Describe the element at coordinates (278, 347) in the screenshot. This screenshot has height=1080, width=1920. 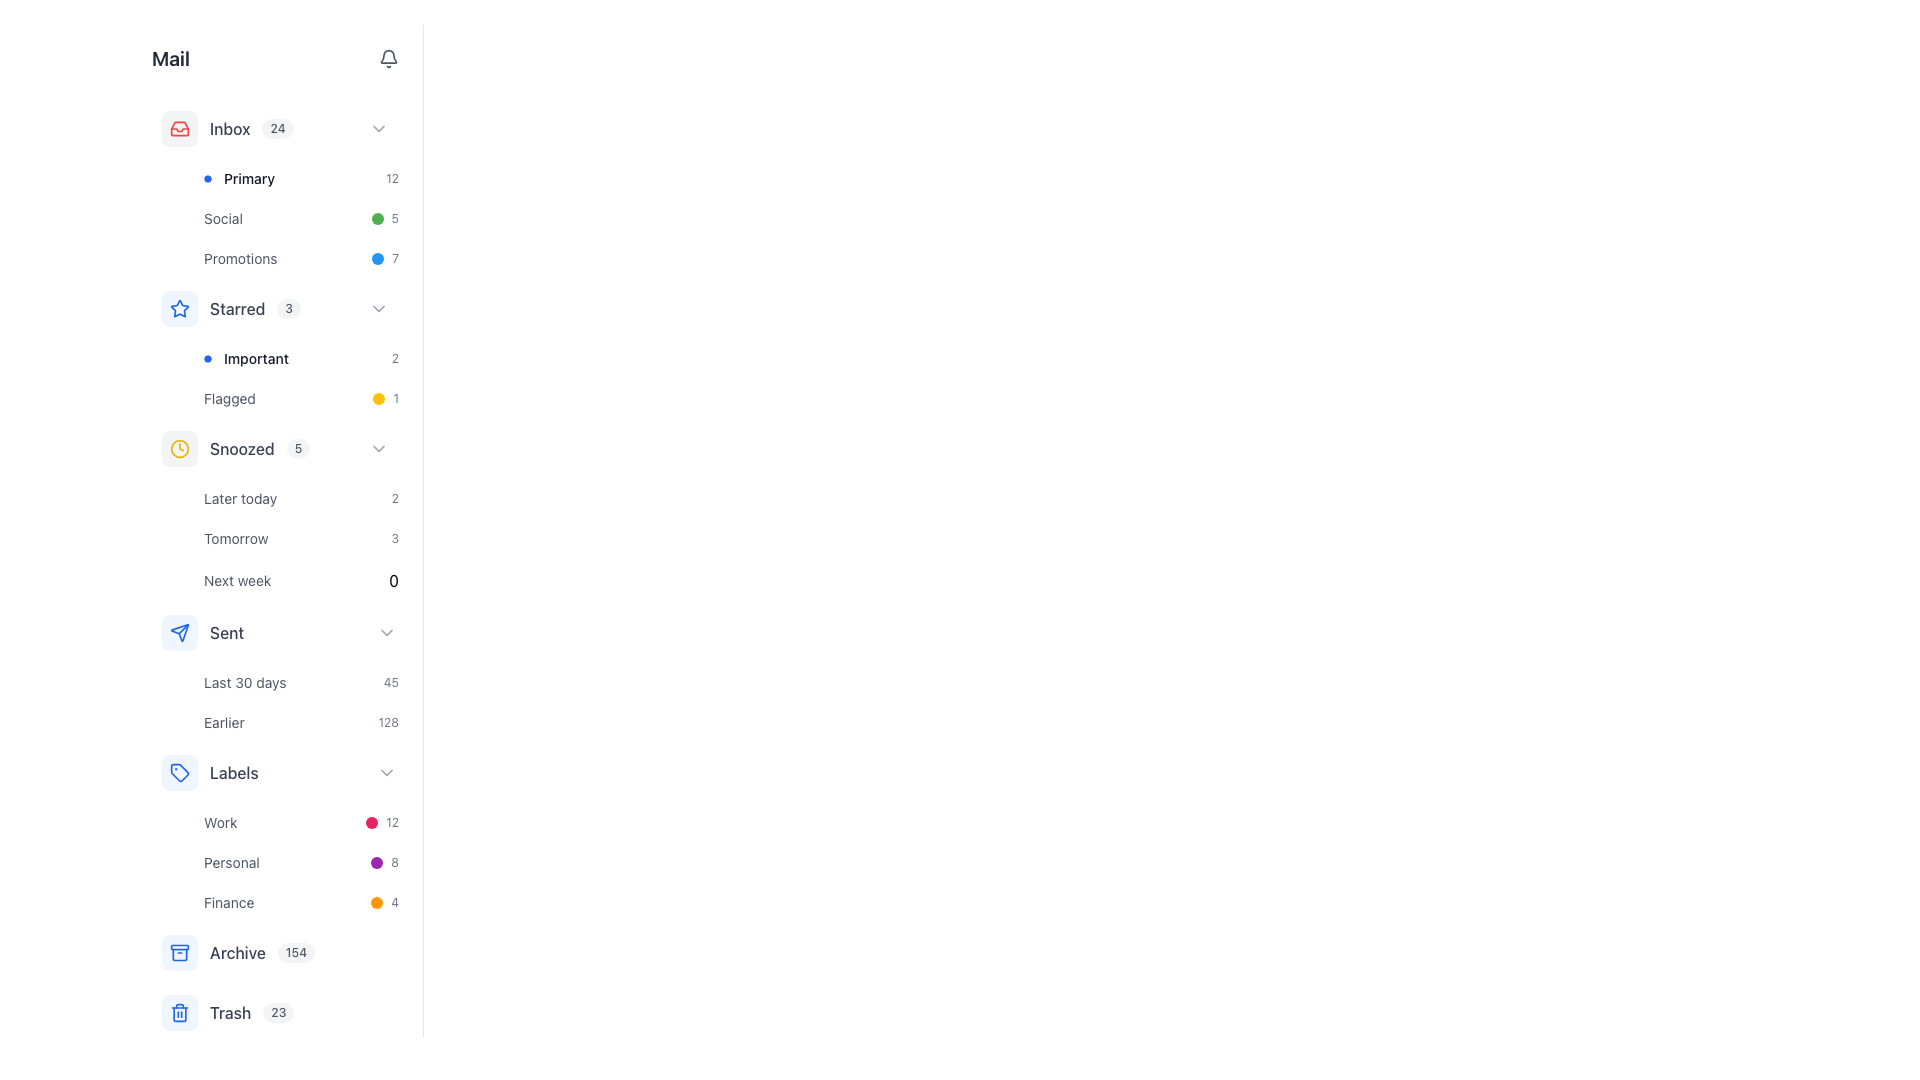
I see `the 'Important' filter option in the second position of the expanded 'Starred' section in the left-hand navigation panel` at that location.